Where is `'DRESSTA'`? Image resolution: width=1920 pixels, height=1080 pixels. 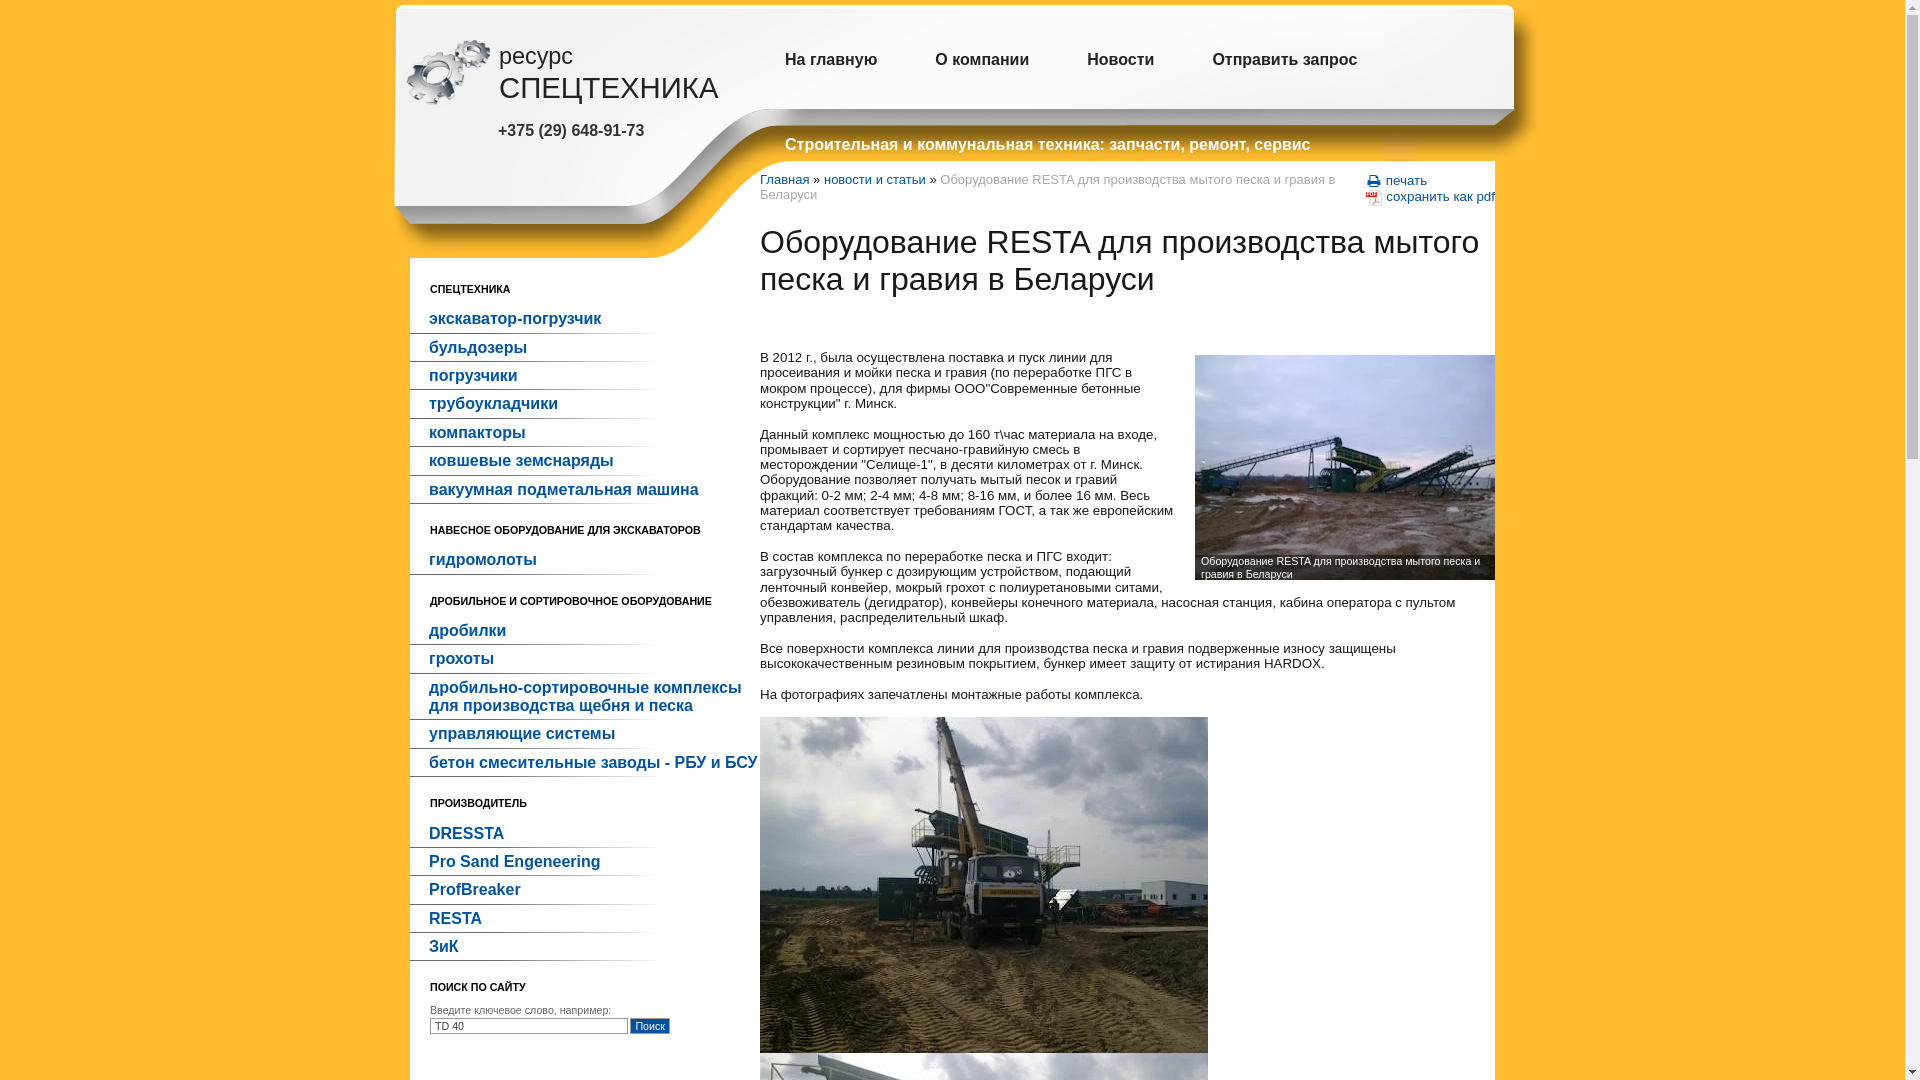 'DRESSTA' is located at coordinates (408, 833).